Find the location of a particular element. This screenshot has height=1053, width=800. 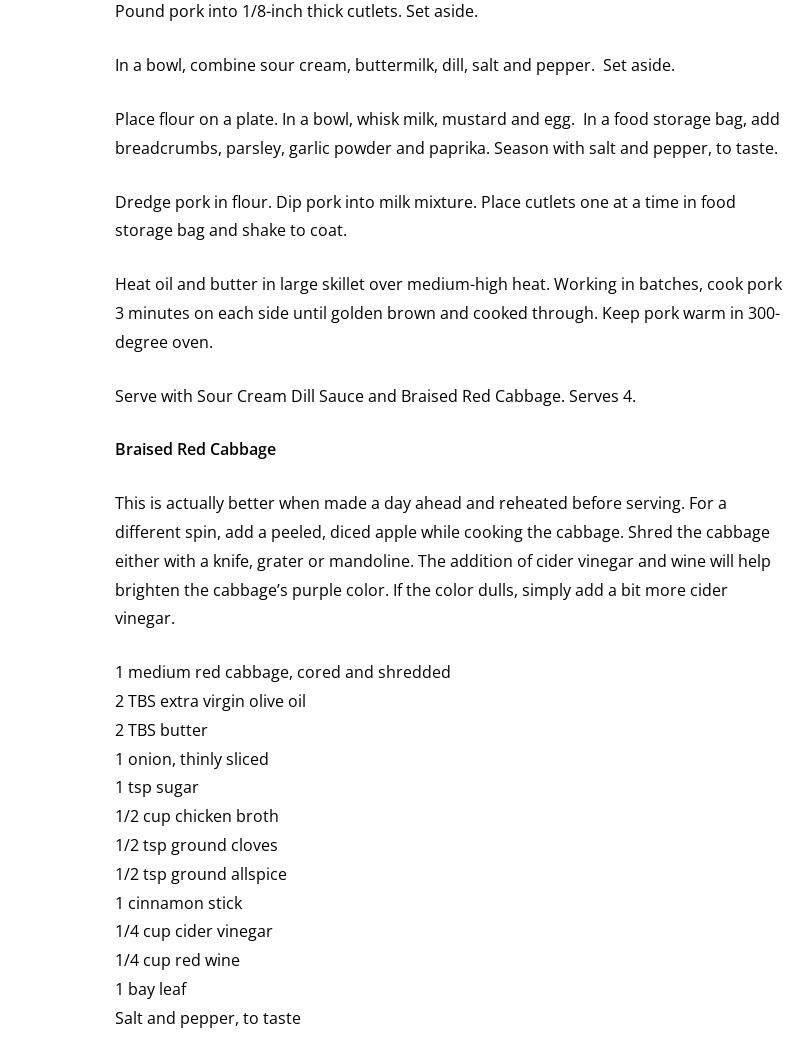

'Salt and pepper, to taste' is located at coordinates (208, 1015).